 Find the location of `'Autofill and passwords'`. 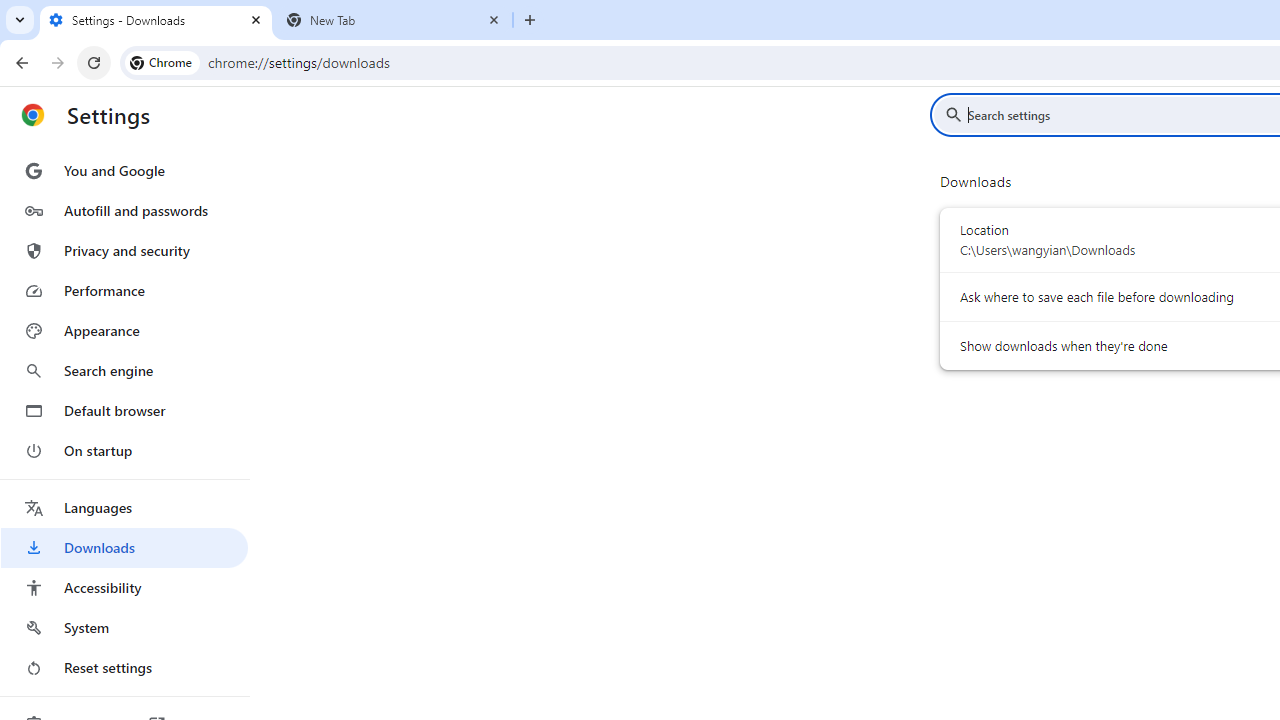

'Autofill and passwords' is located at coordinates (123, 210).